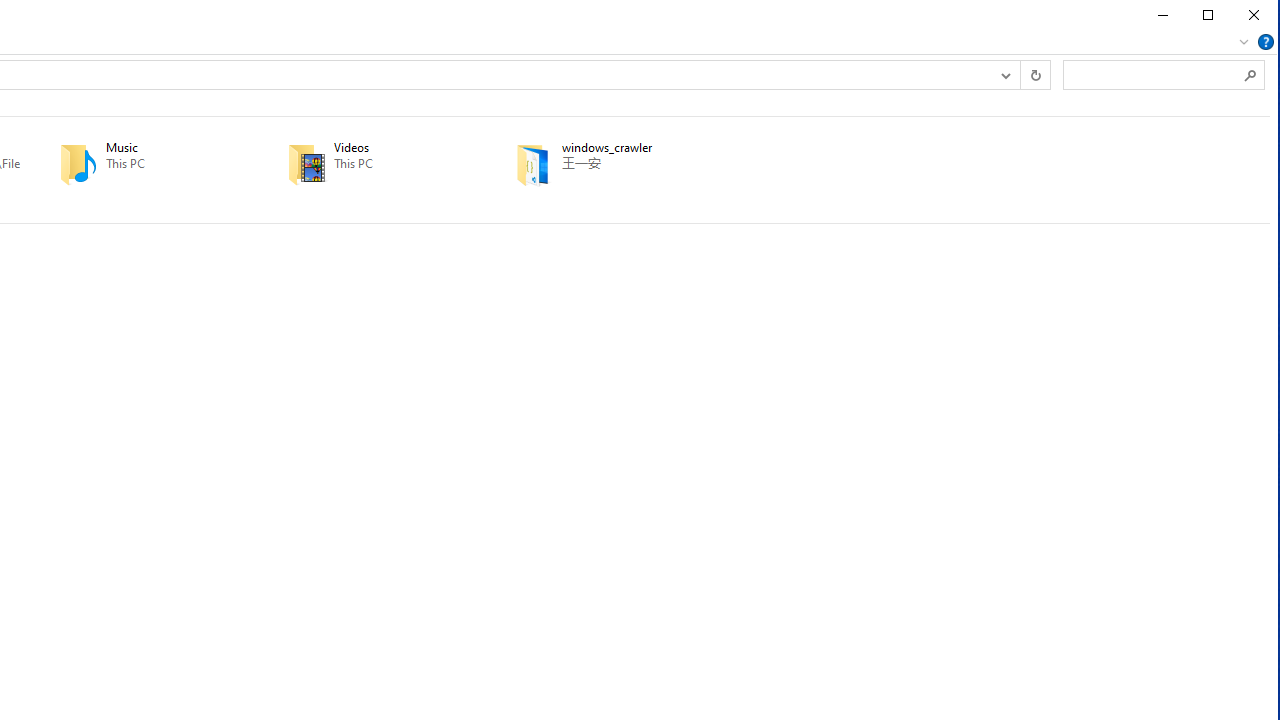 The image size is (1280, 720). Describe the element at coordinates (1253, 15) in the screenshot. I see `'Close'` at that location.